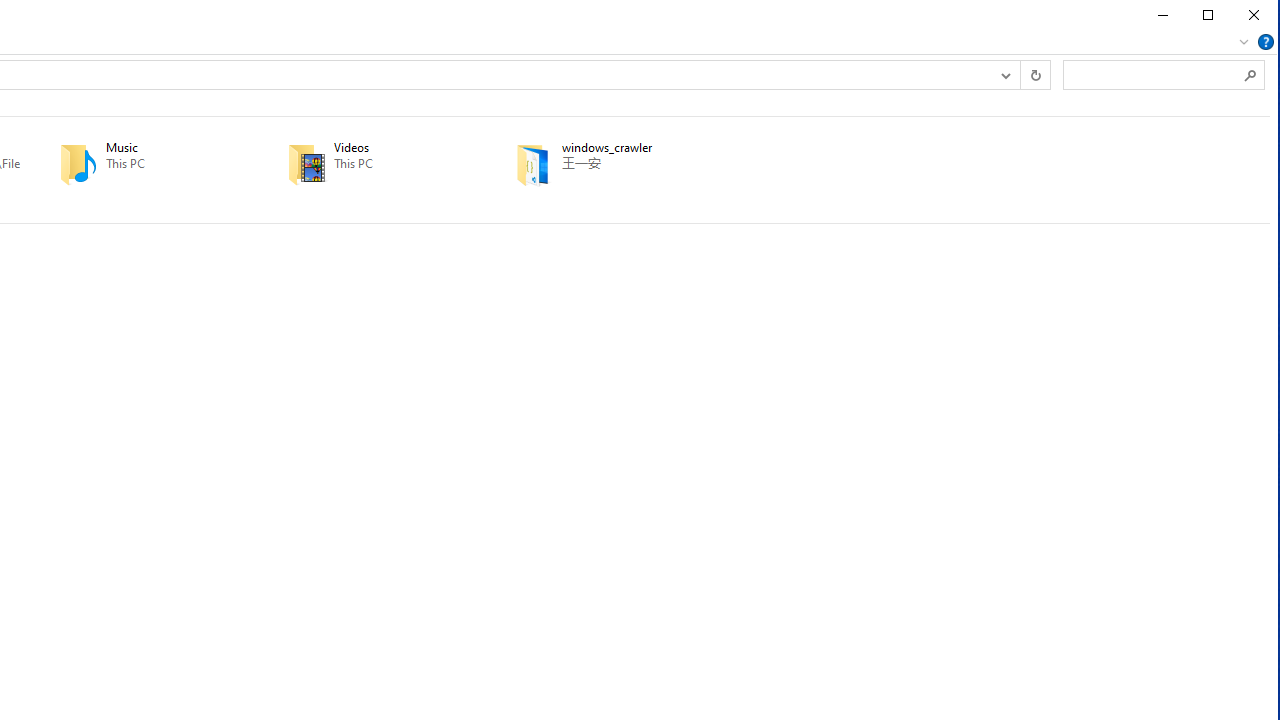 The image size is (1280, 720). Describe the element at coordinates (1253, 15) in the screenshot. I see `'Close'` at that location.